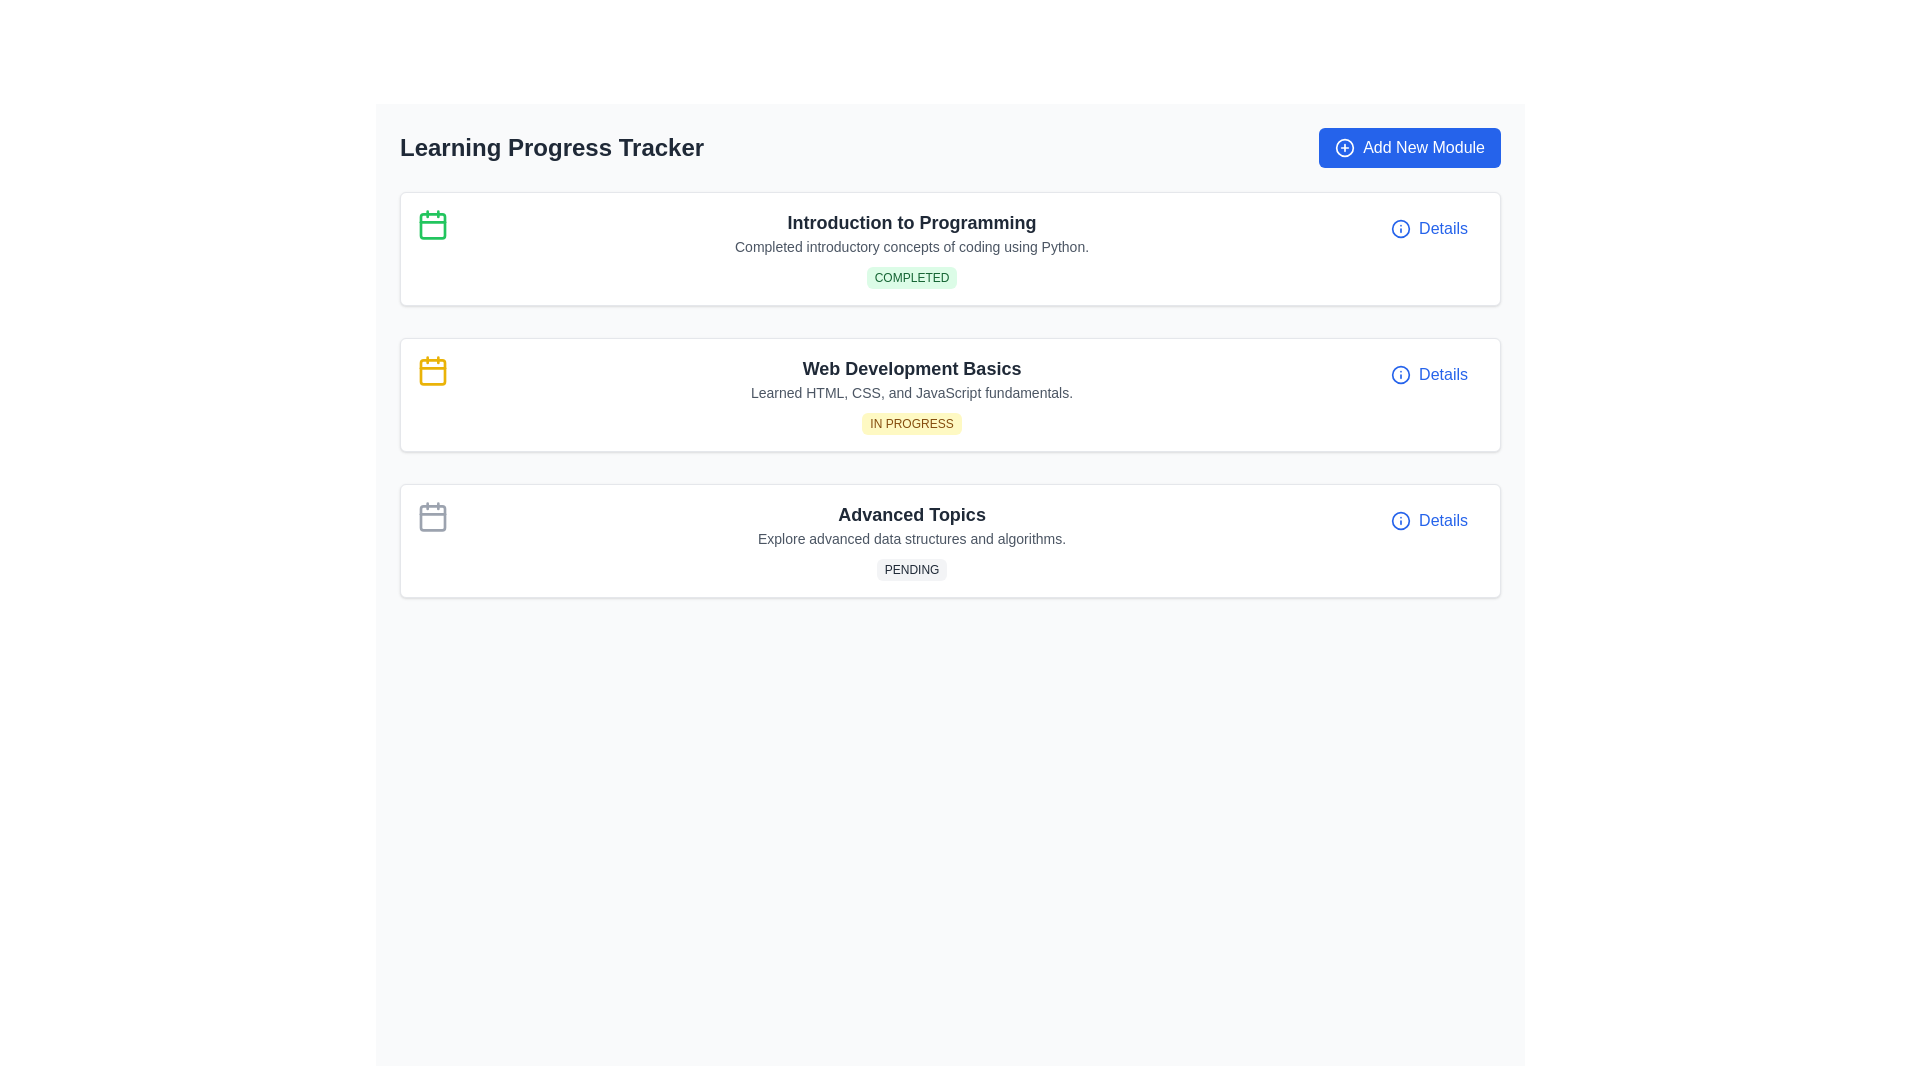  Describe the element at coordinates (1428, 227) in the screenshot. I see `the 'Details' button located on the right side of the 'Introduction to Programming' module block` at that location.